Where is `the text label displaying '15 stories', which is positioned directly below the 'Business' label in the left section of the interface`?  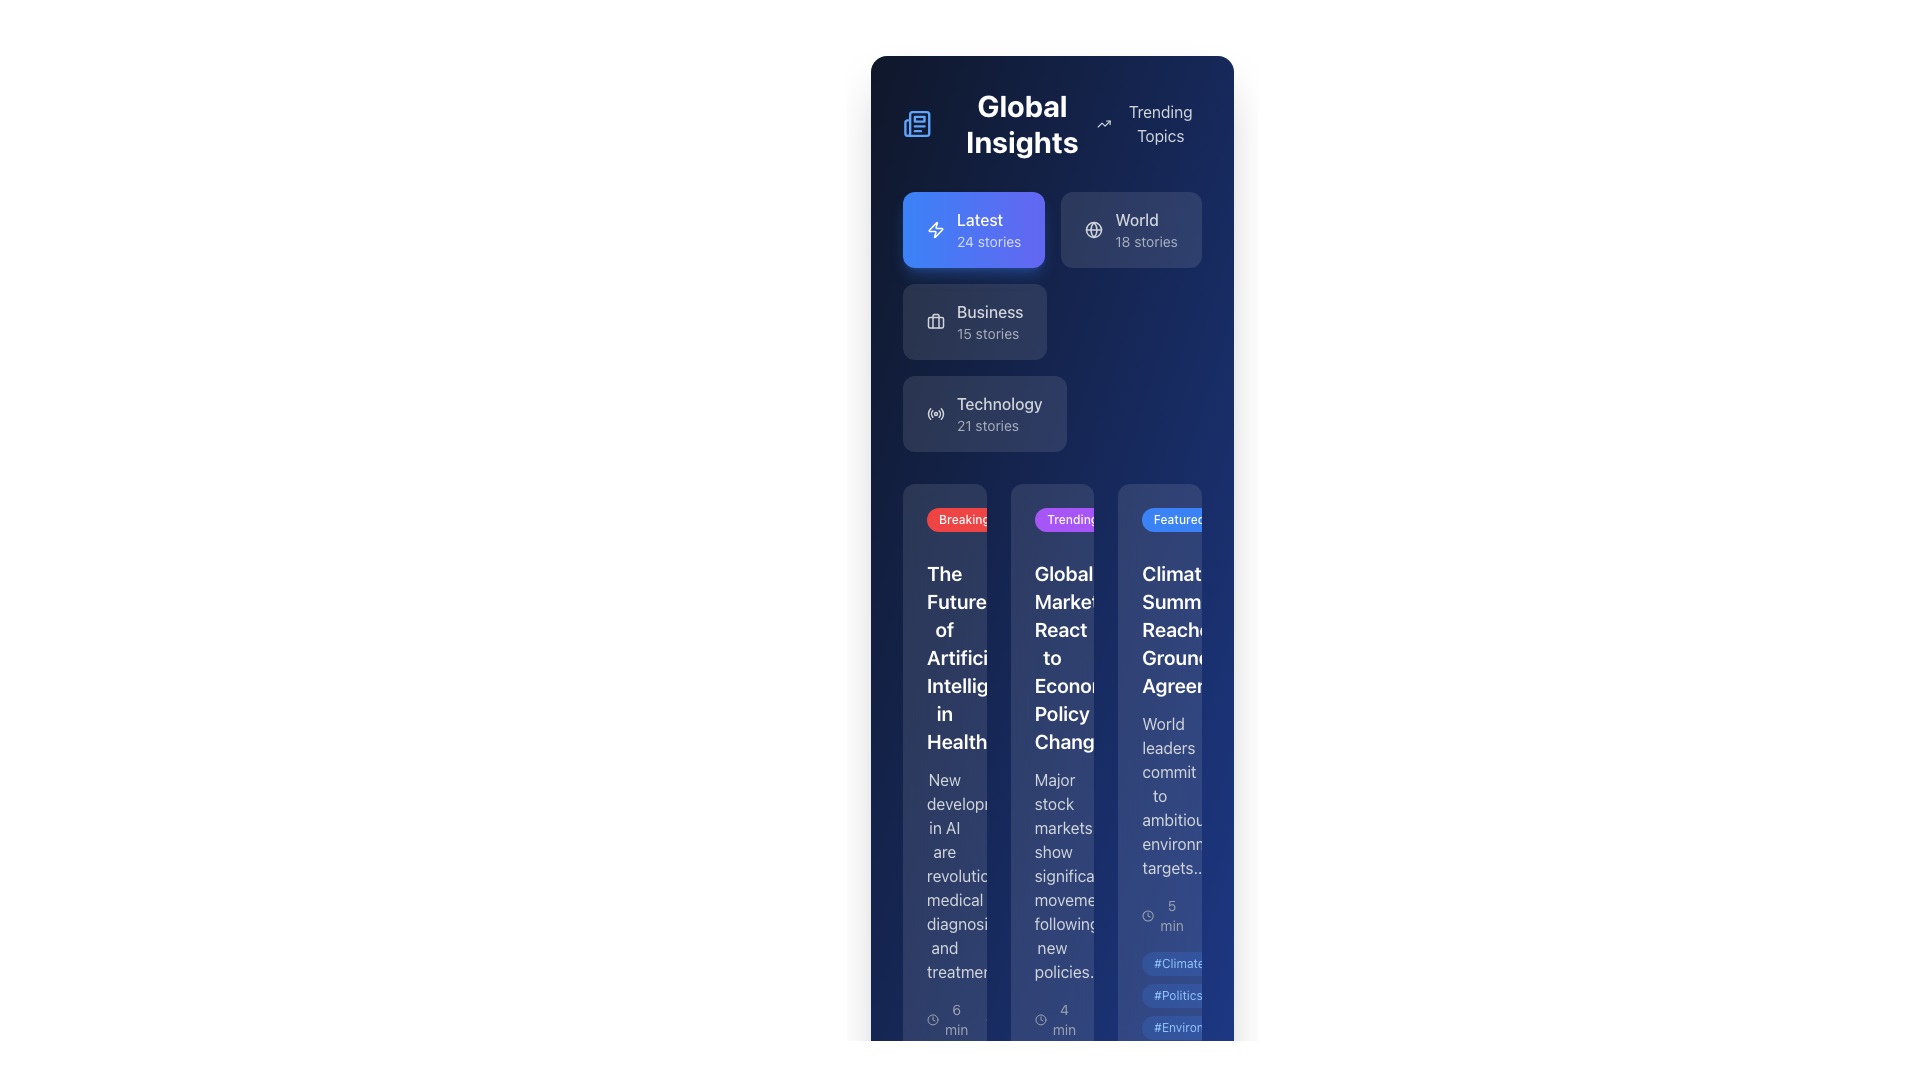 the text label displaying '15 stories', which is positioned directly below the 'Business' label in the left section of the interface is located at coordinates (990, 333).